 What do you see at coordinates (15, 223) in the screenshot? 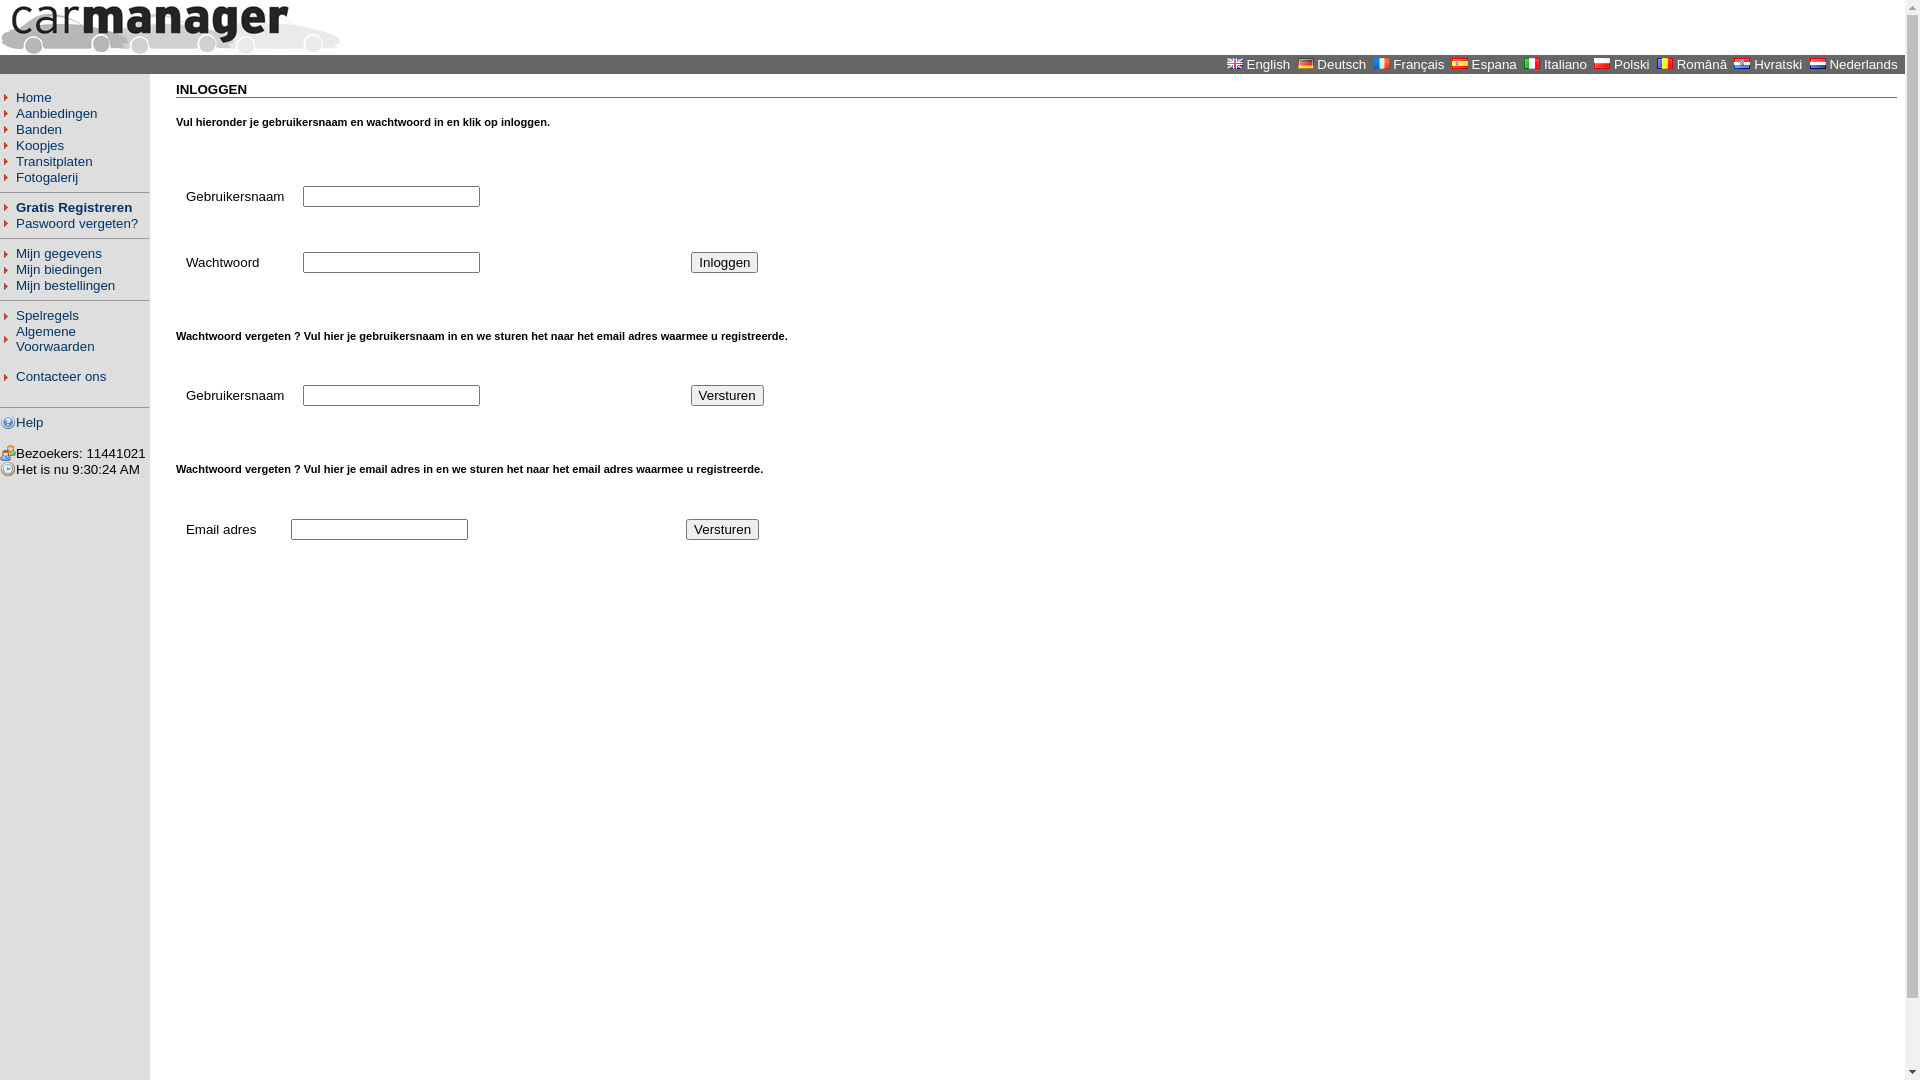
I see `'Paswoord vergeten?'` at bounding box center [15, 223].